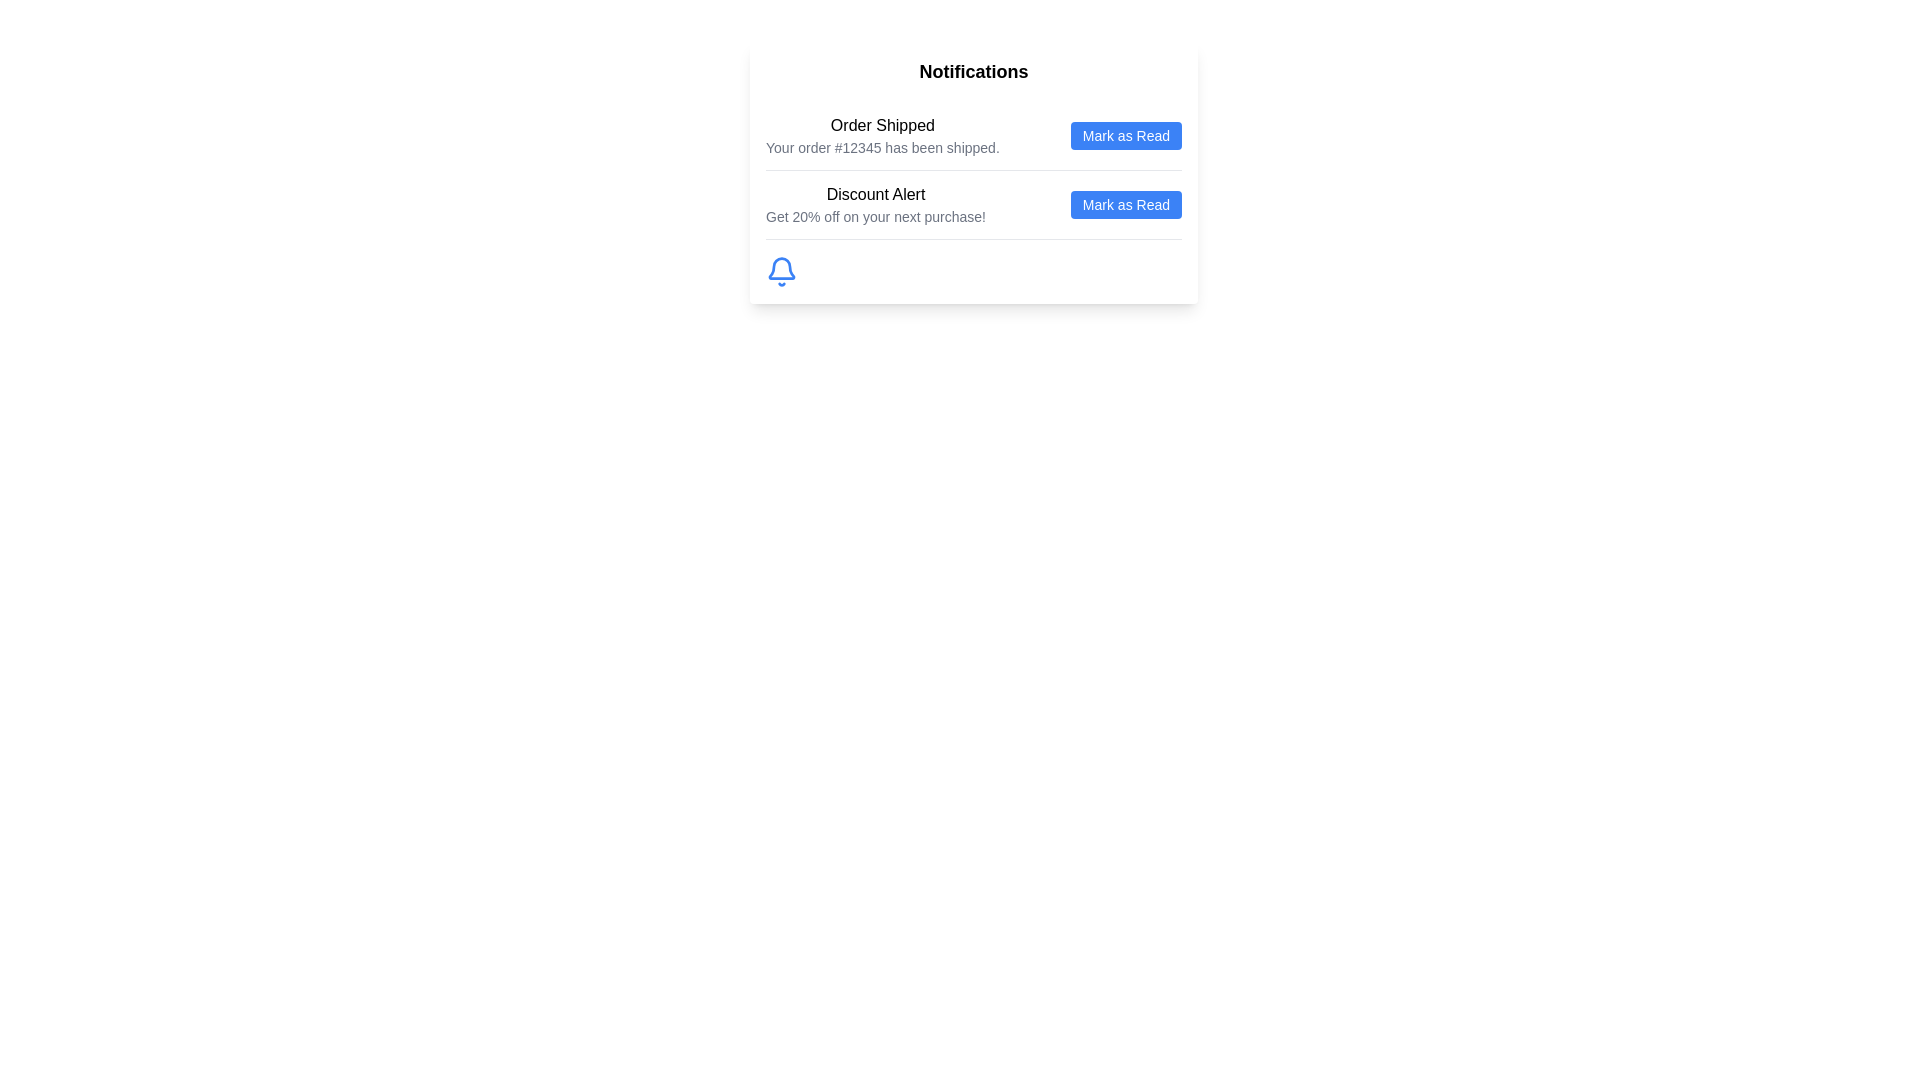 This screenshot has width=1920, height=1080. I want to click on the title text of the notification that summarizes the notification's purpose, located at the top of the notification card, so click(881, 126).